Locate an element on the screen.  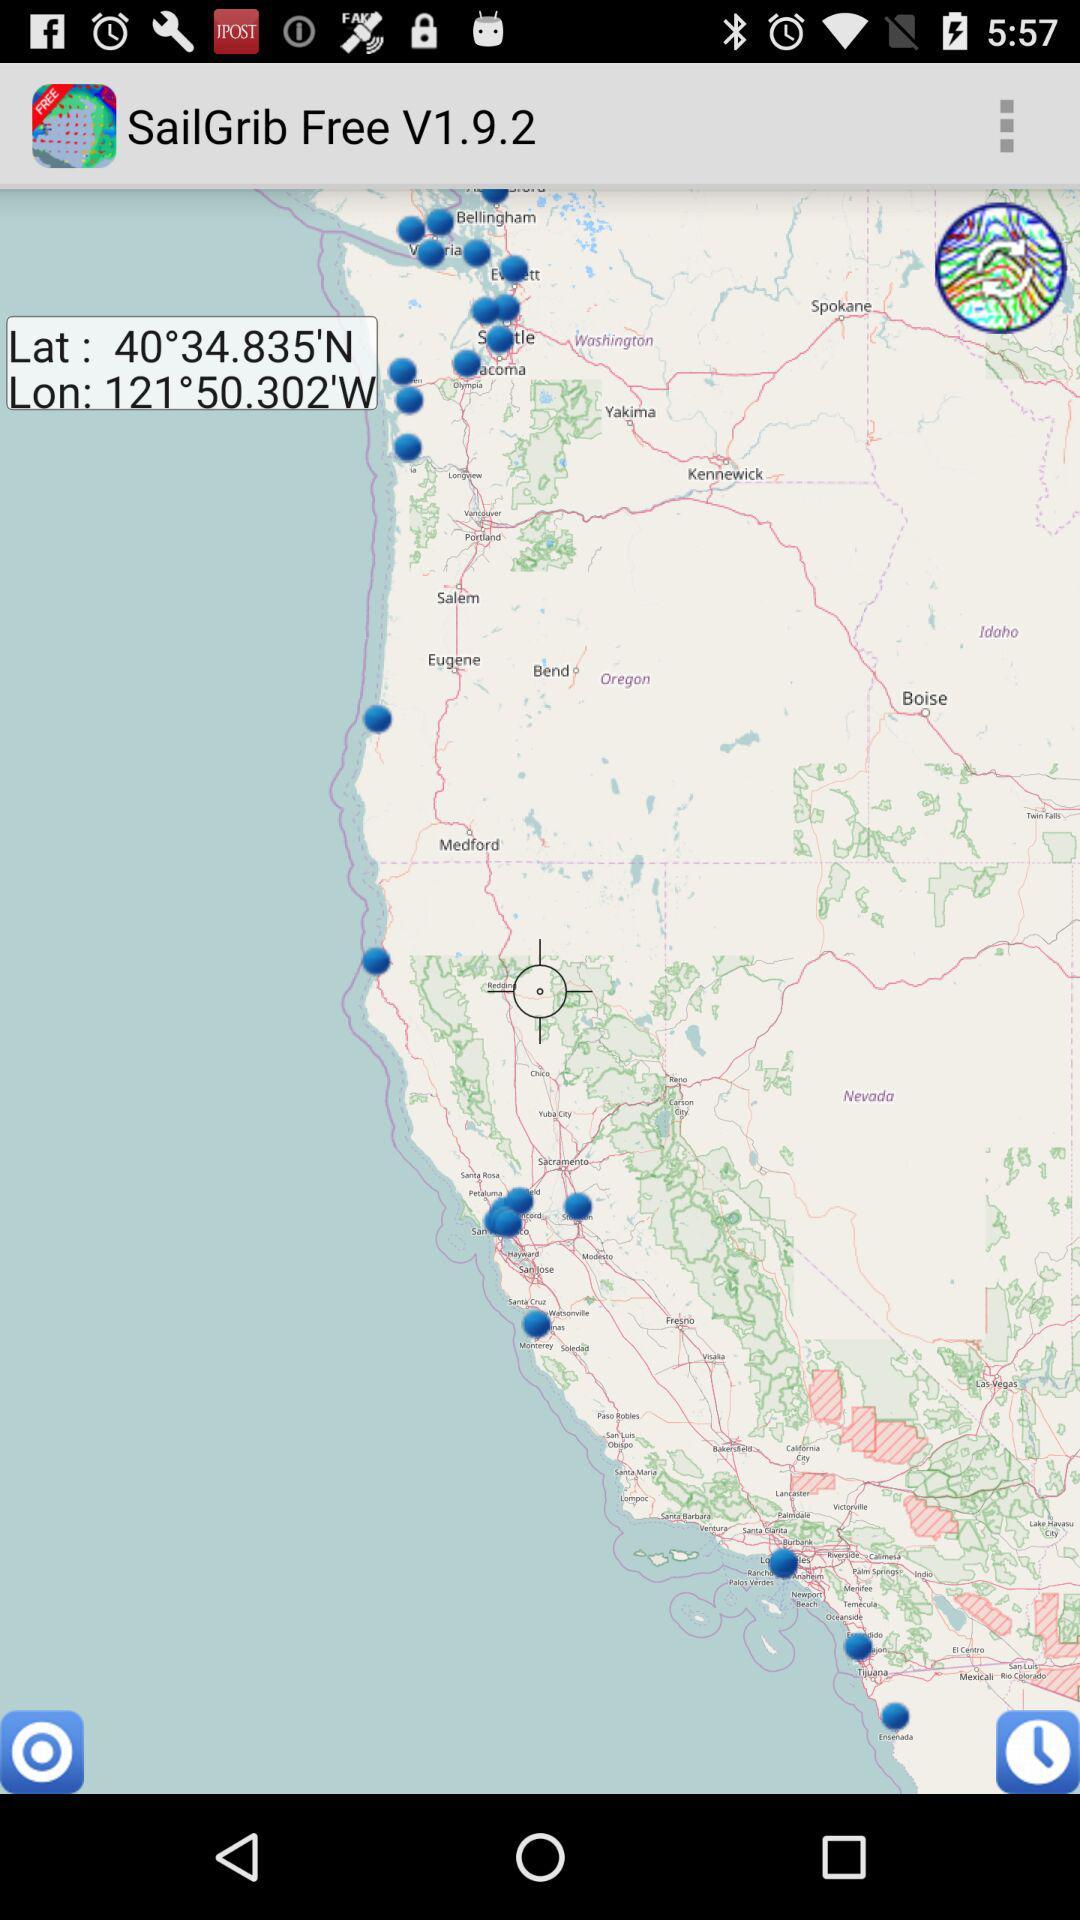
the time icon is located at coordinates (1036, 1874).